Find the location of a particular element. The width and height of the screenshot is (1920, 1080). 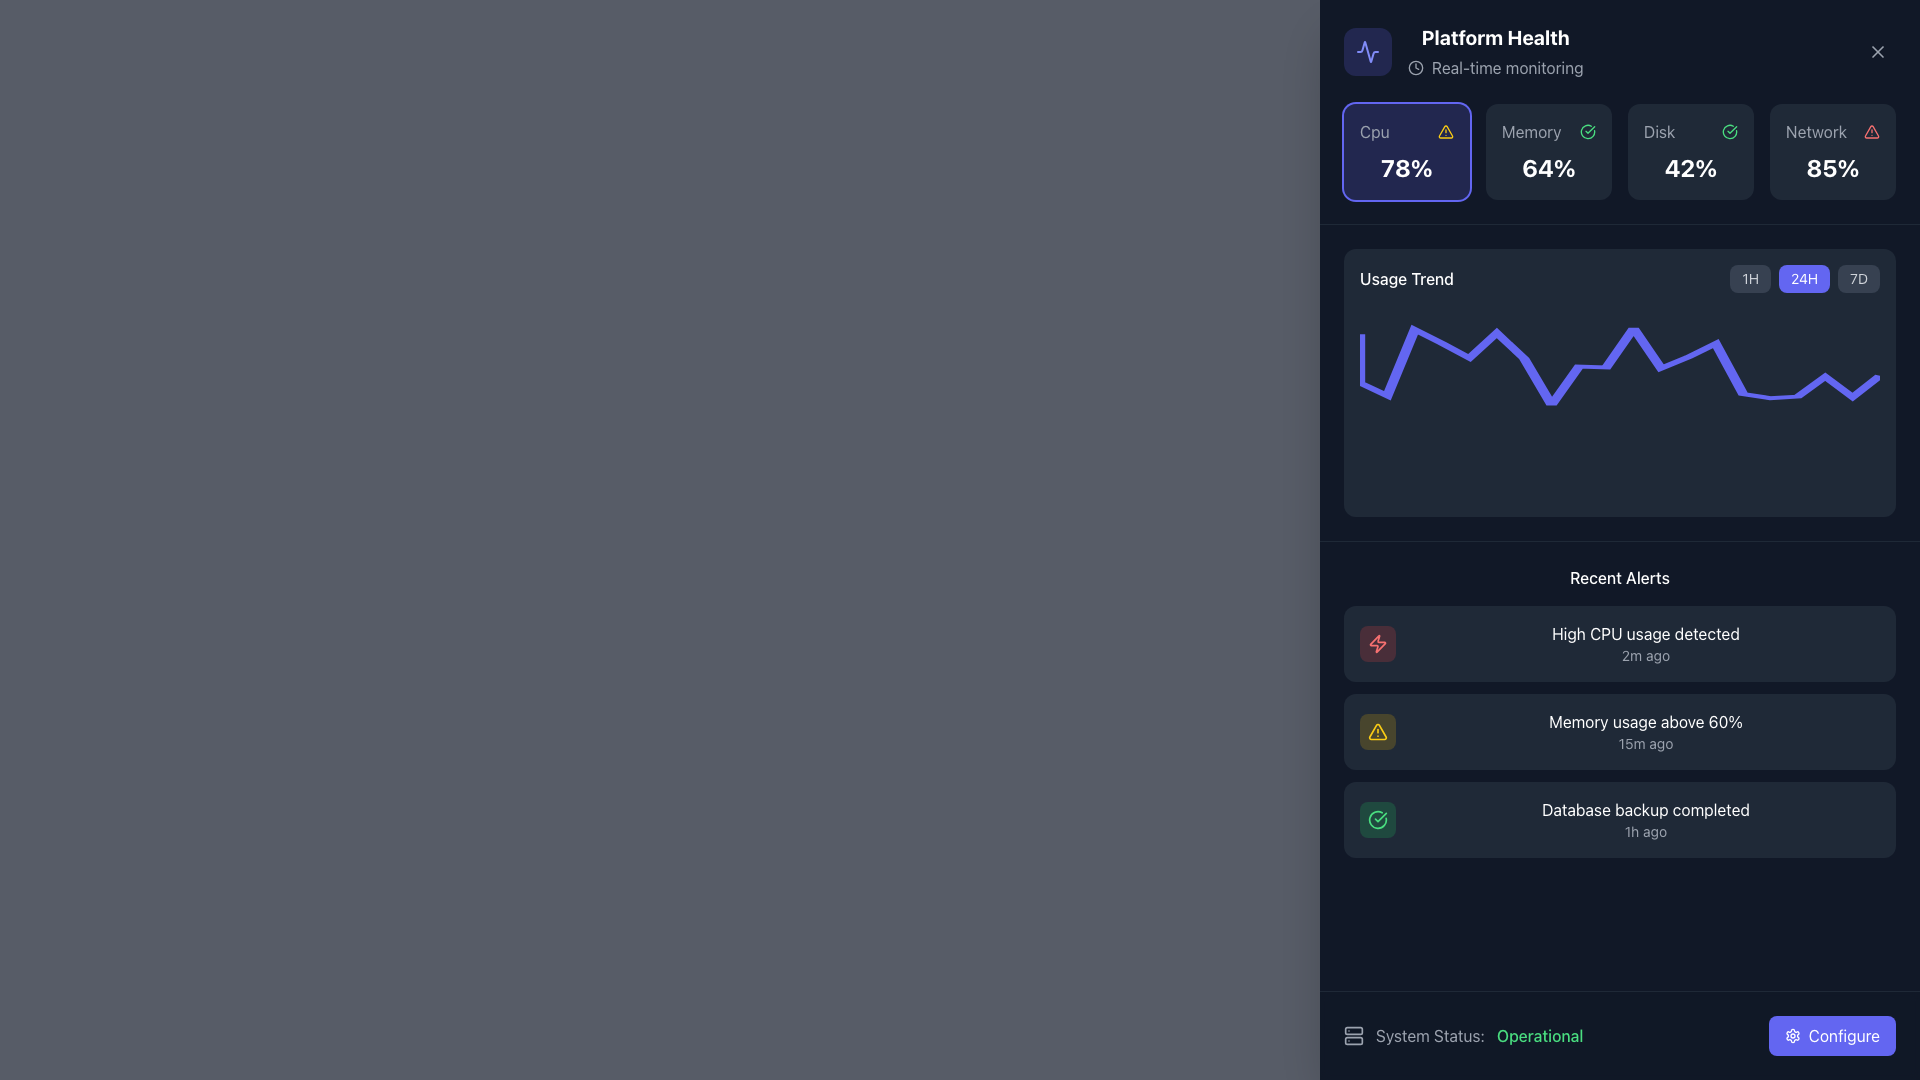

the alert notification Text label indicating memory usage exceeding 60%, located in the 'Recent Alerts' section as the second entry is located at coordinates (1646, 721).